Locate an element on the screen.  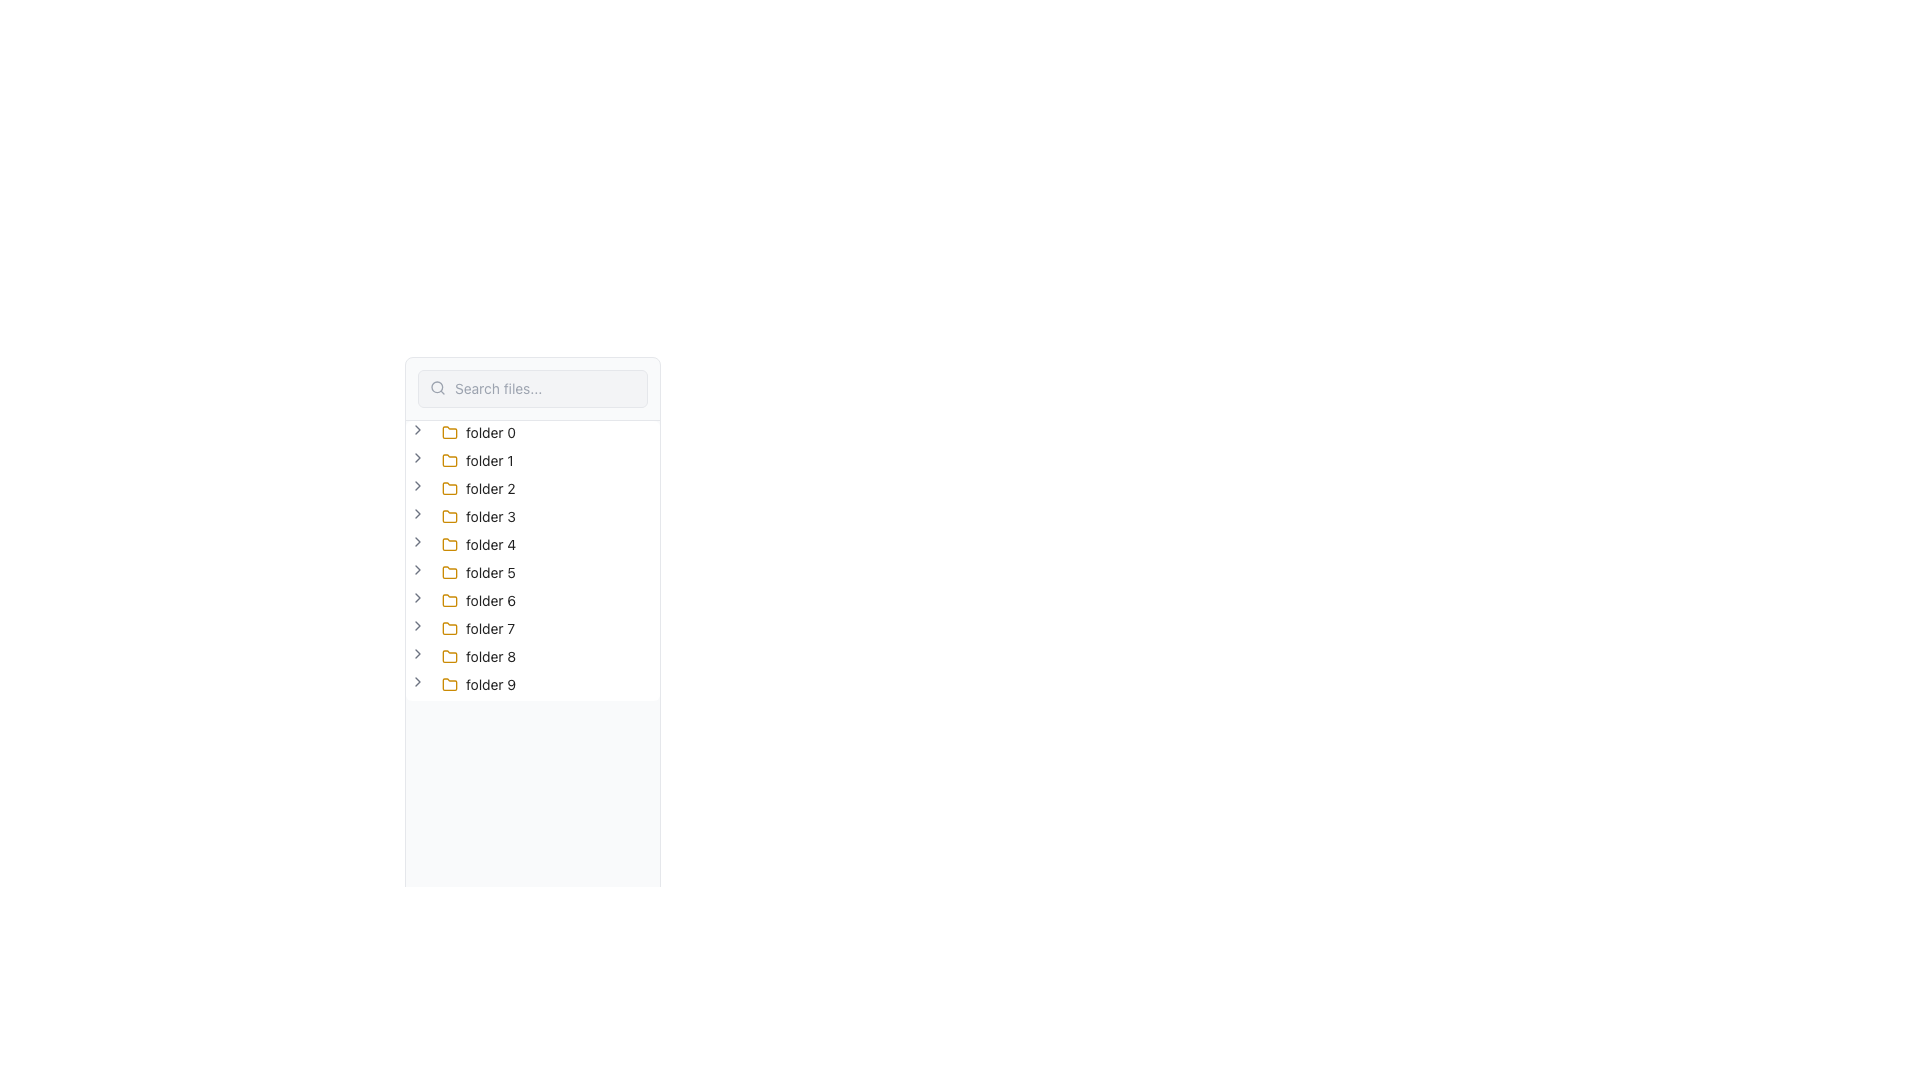
the yellow folder icon next is located at coordinates (477, 489).